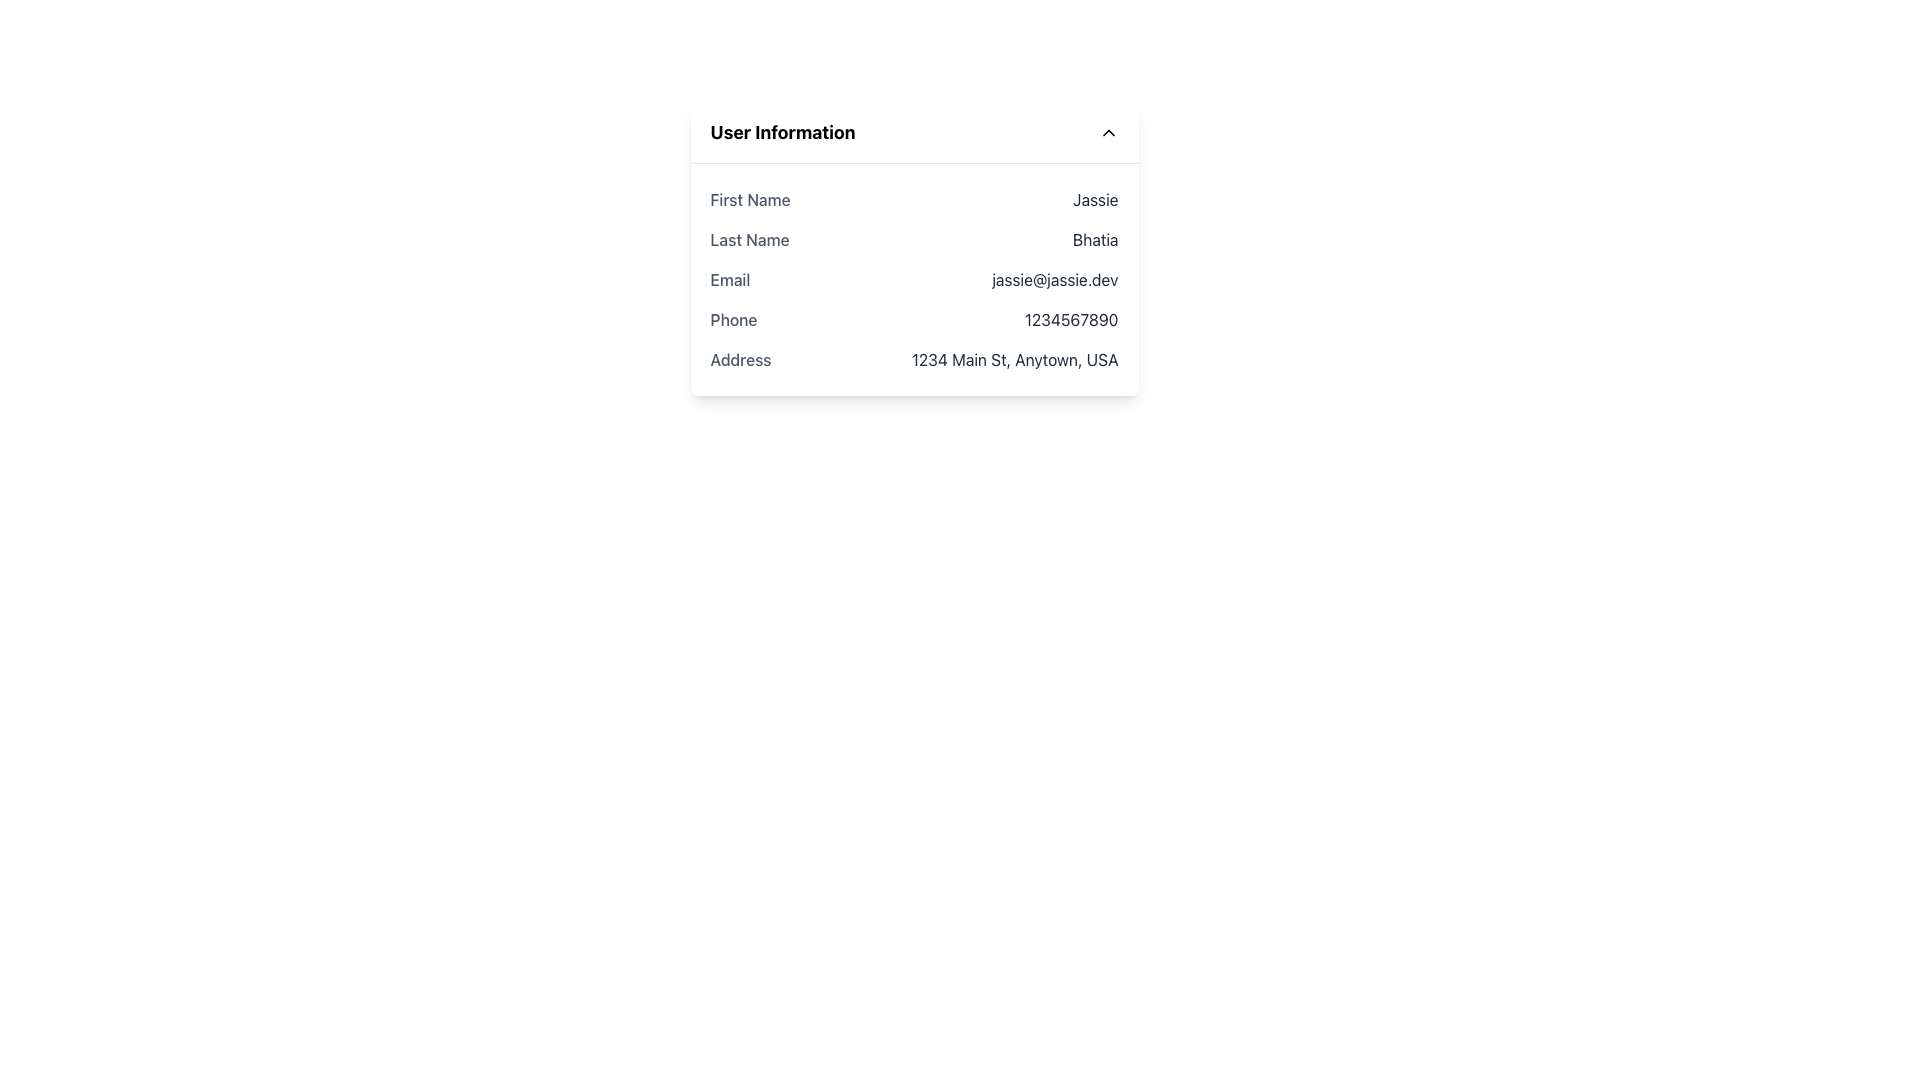  What do you see at coordinates (739, 358) in the screenshot?
I see `the 'Address' text label, which is a medium-weight gray font located on the left side of the user details section, preceding the actual address information` at bounding box center [739, 358].